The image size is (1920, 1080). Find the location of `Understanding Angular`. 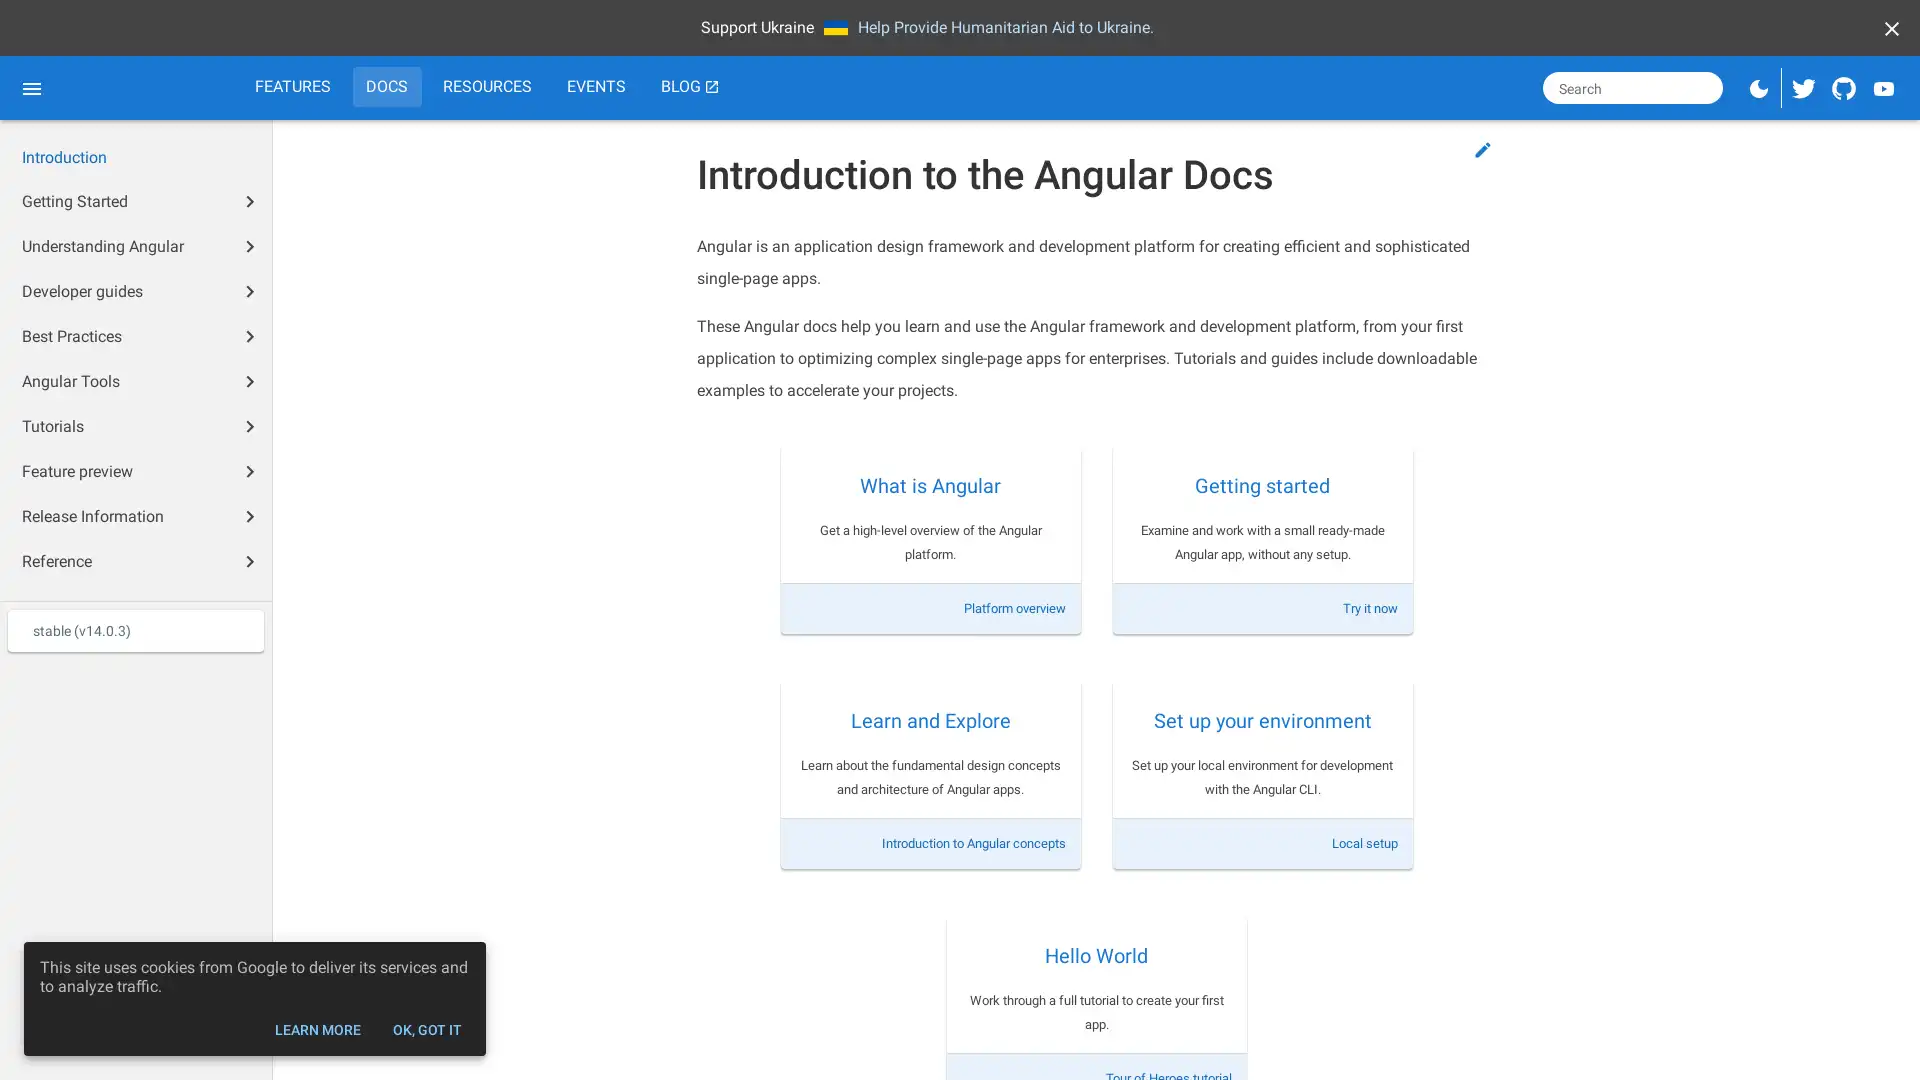

Understanding Angular is located at coordinates (134, 245).